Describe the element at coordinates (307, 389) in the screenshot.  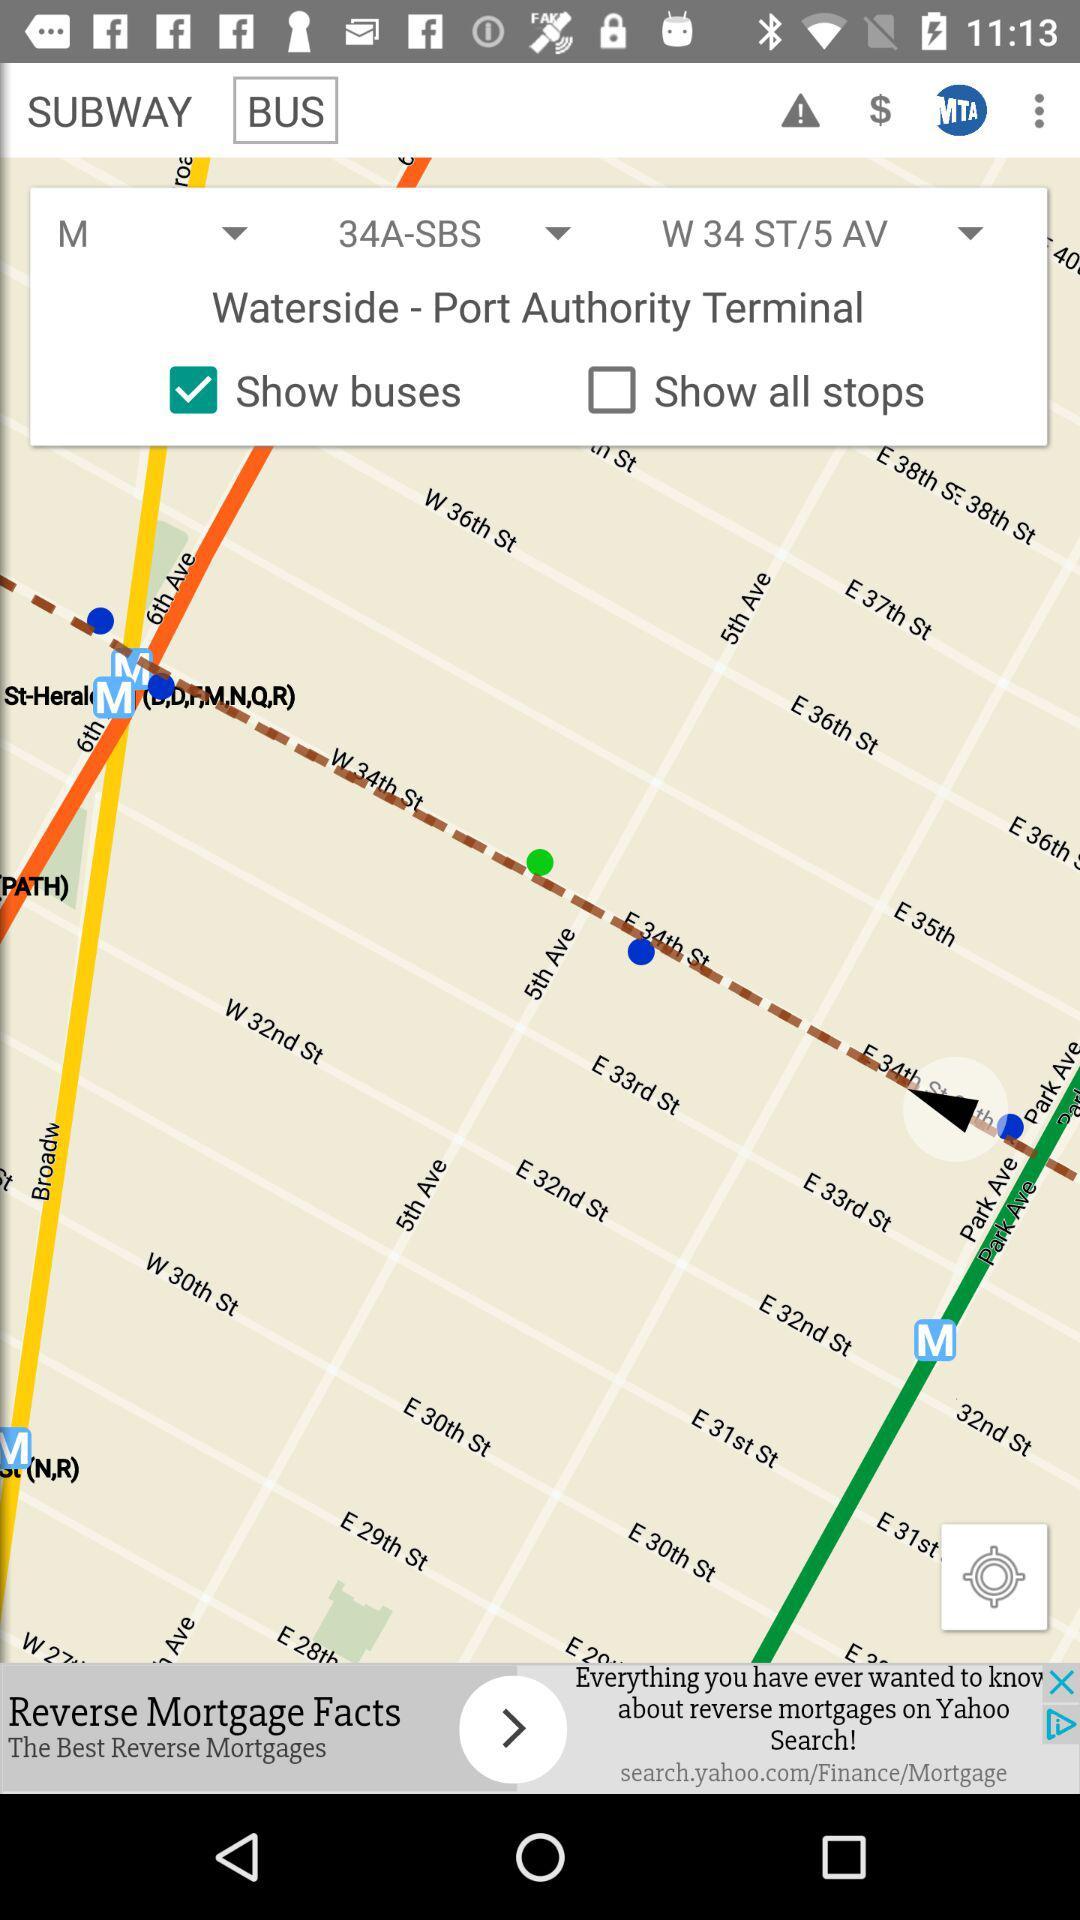
I see `show buses which is below waterside on the page` at that location.